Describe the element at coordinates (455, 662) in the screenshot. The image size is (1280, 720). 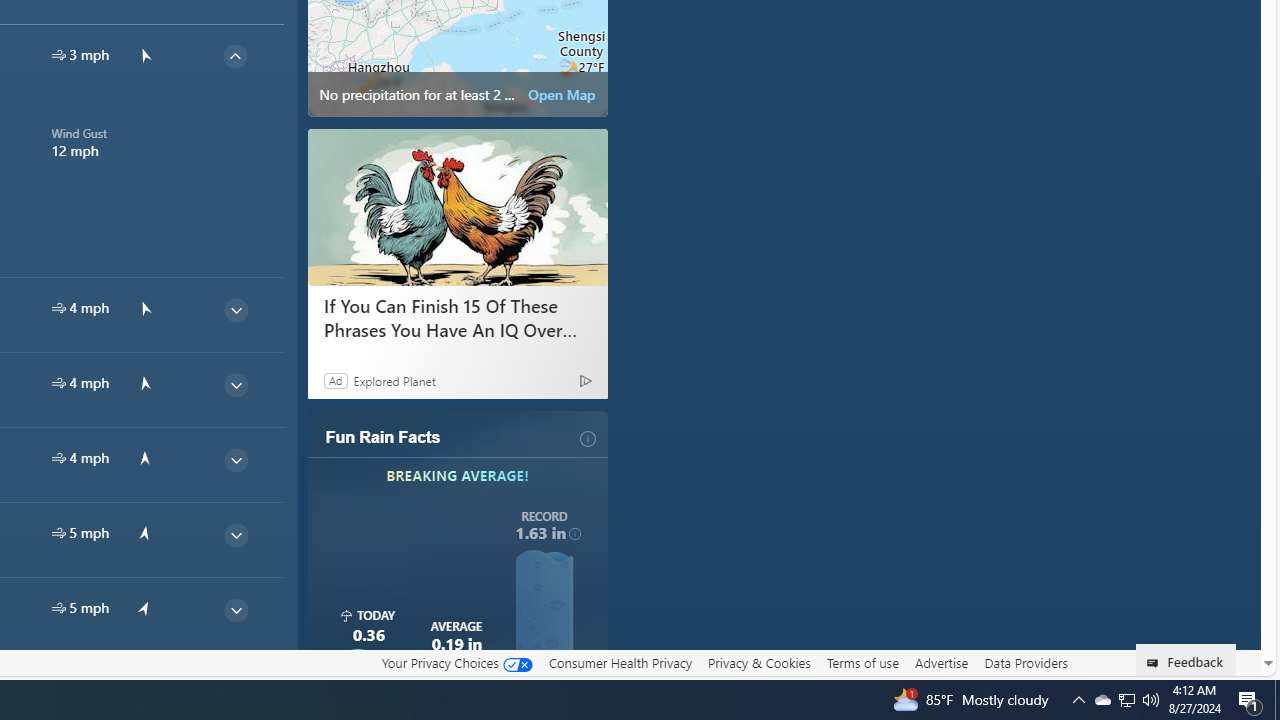
I see `'Your Privacy Choices'` at that location.